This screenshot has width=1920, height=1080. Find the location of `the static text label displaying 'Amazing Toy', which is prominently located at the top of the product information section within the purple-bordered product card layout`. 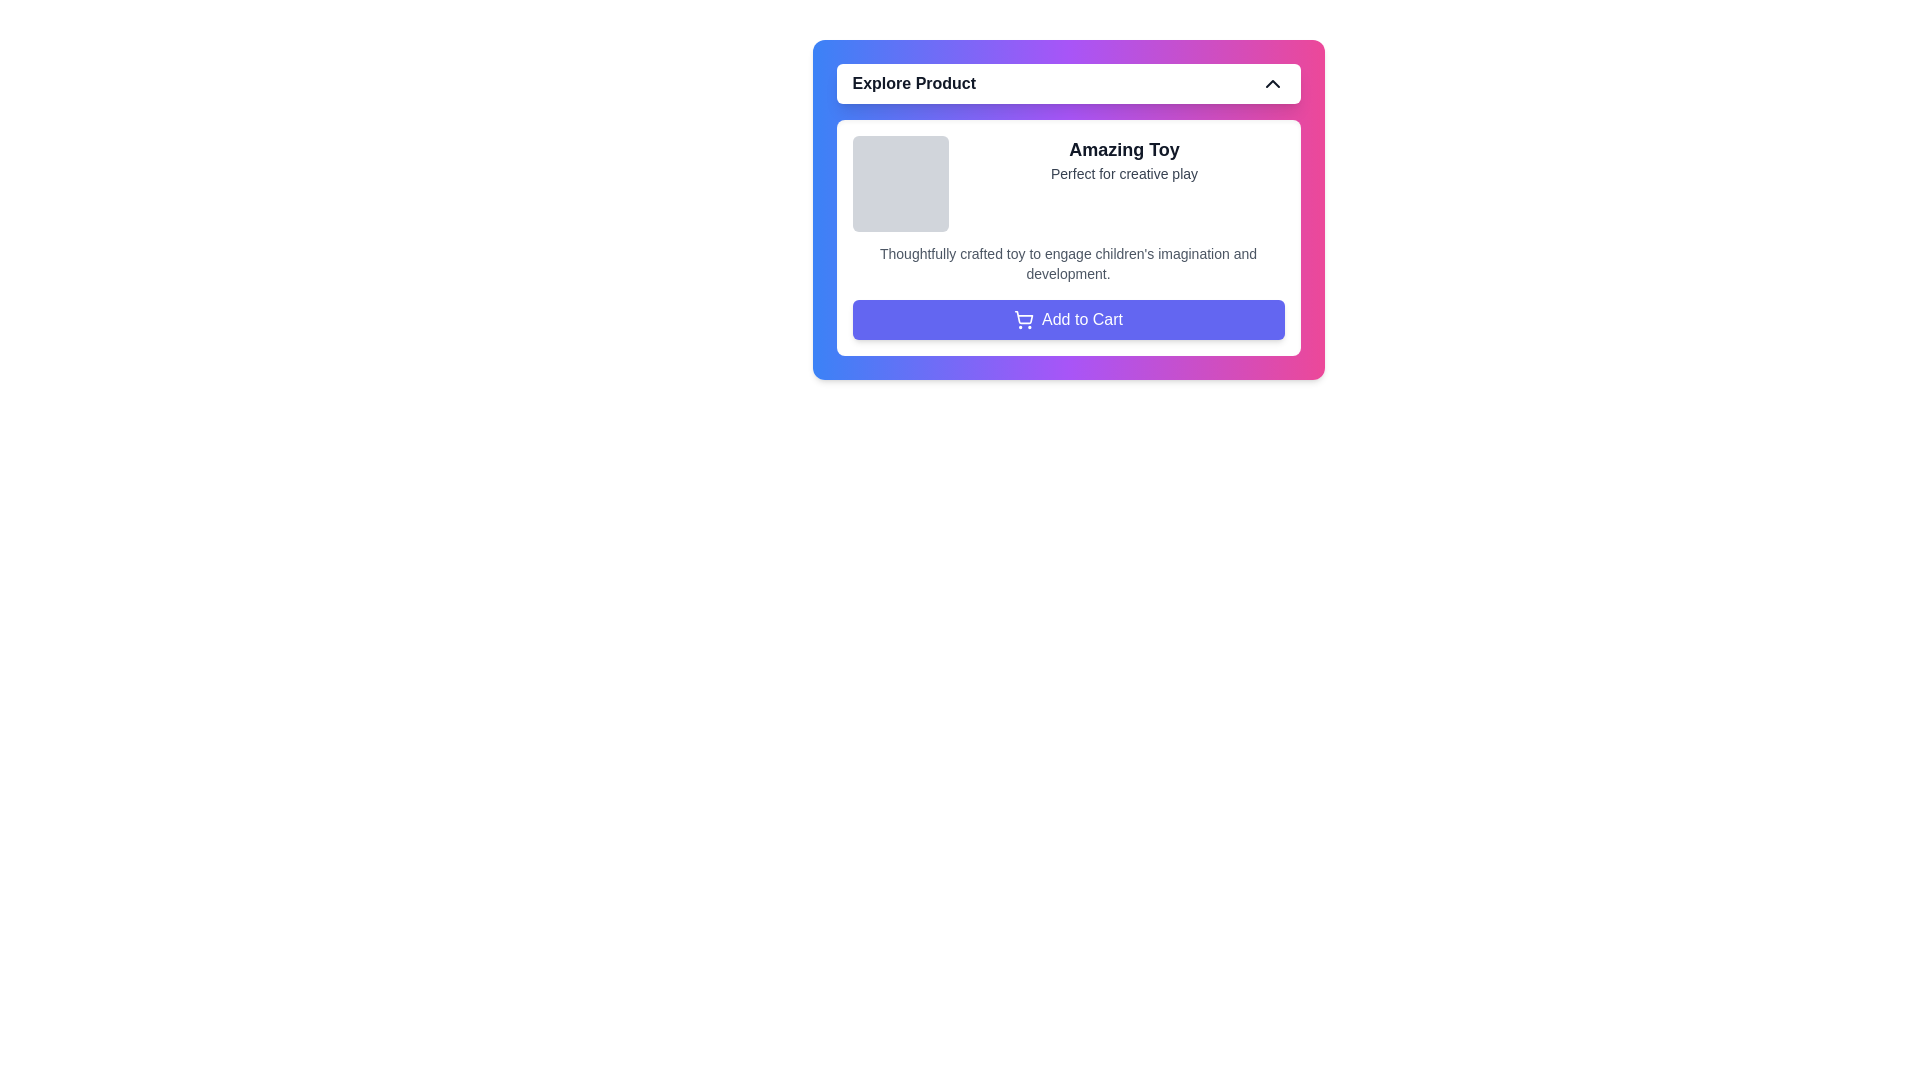

the static text label displaying 'Amazing Toy', which is prominently located at the top of the product information section within the purple-bordered product card layout is located at coordinates (1124, 149).